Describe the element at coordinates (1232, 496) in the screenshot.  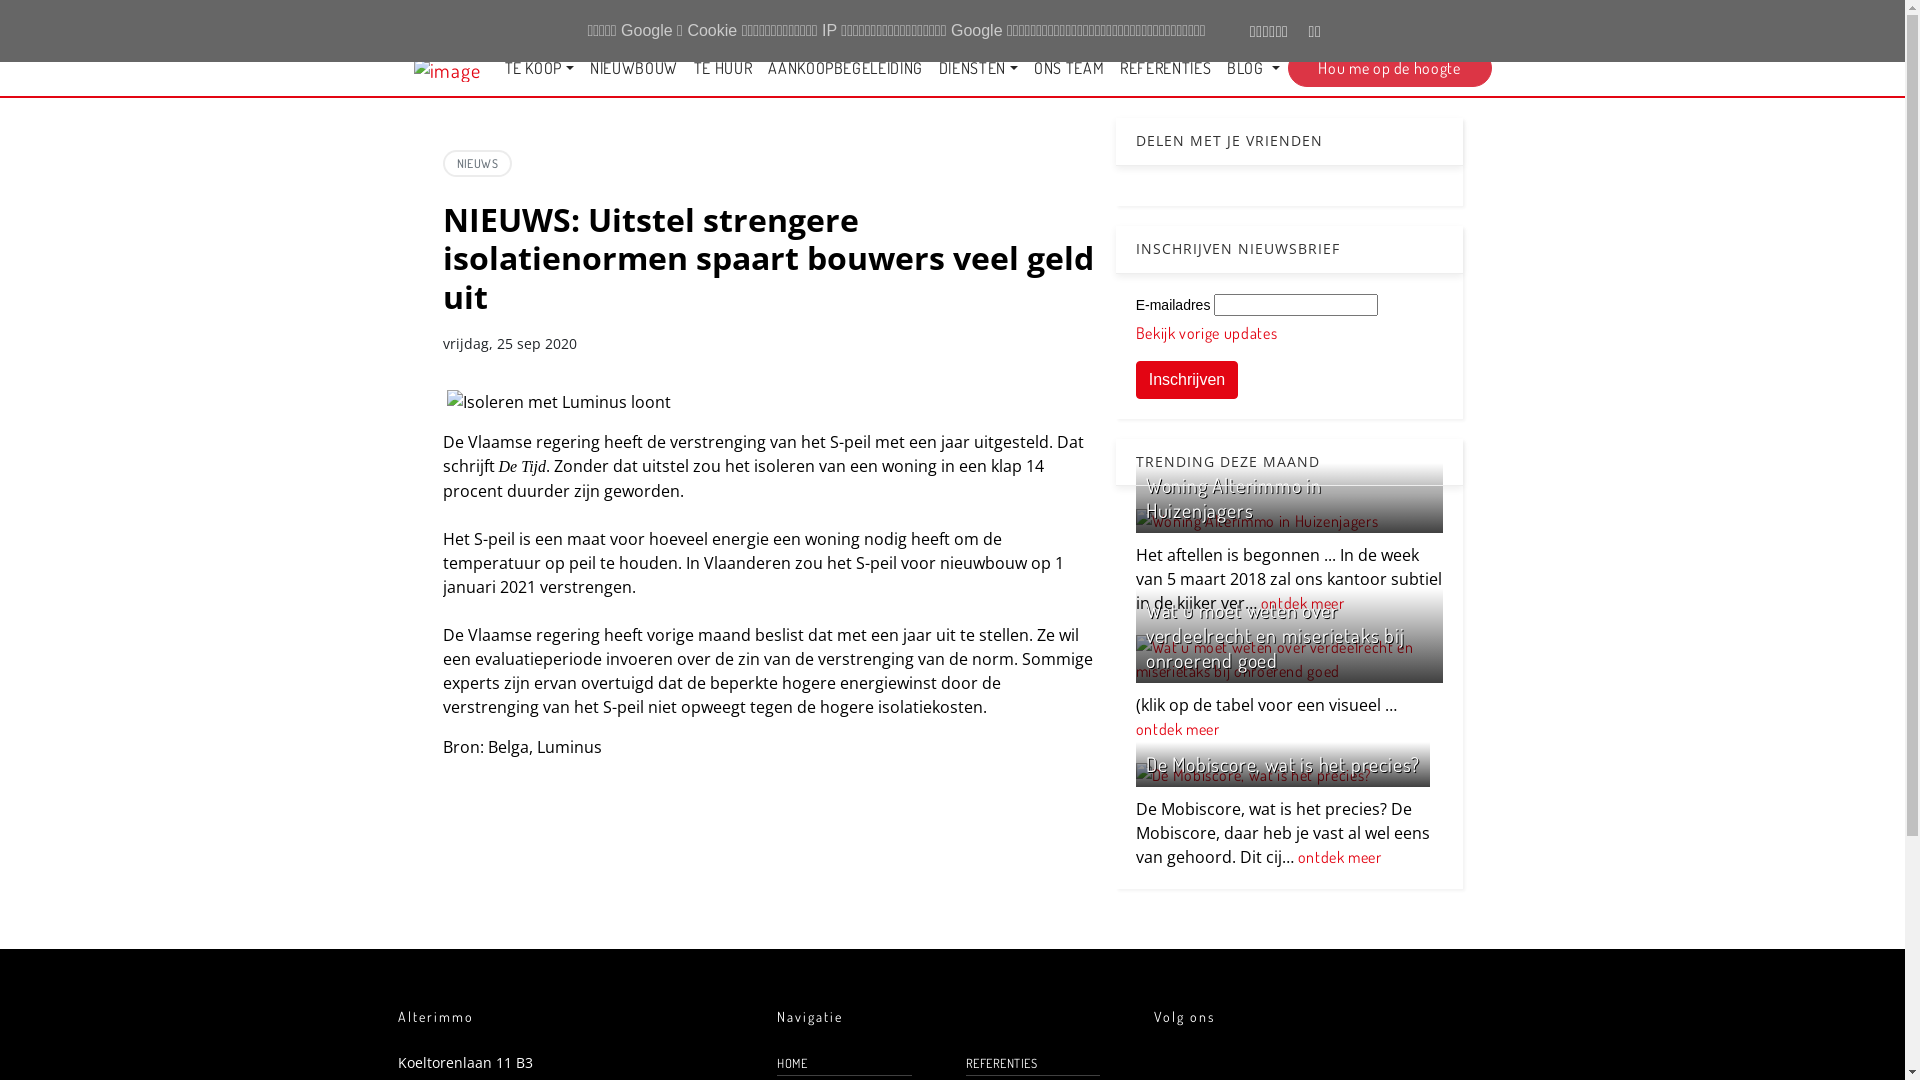
I see `'Woning Alterimmo in Huizenjagers'` at that location.